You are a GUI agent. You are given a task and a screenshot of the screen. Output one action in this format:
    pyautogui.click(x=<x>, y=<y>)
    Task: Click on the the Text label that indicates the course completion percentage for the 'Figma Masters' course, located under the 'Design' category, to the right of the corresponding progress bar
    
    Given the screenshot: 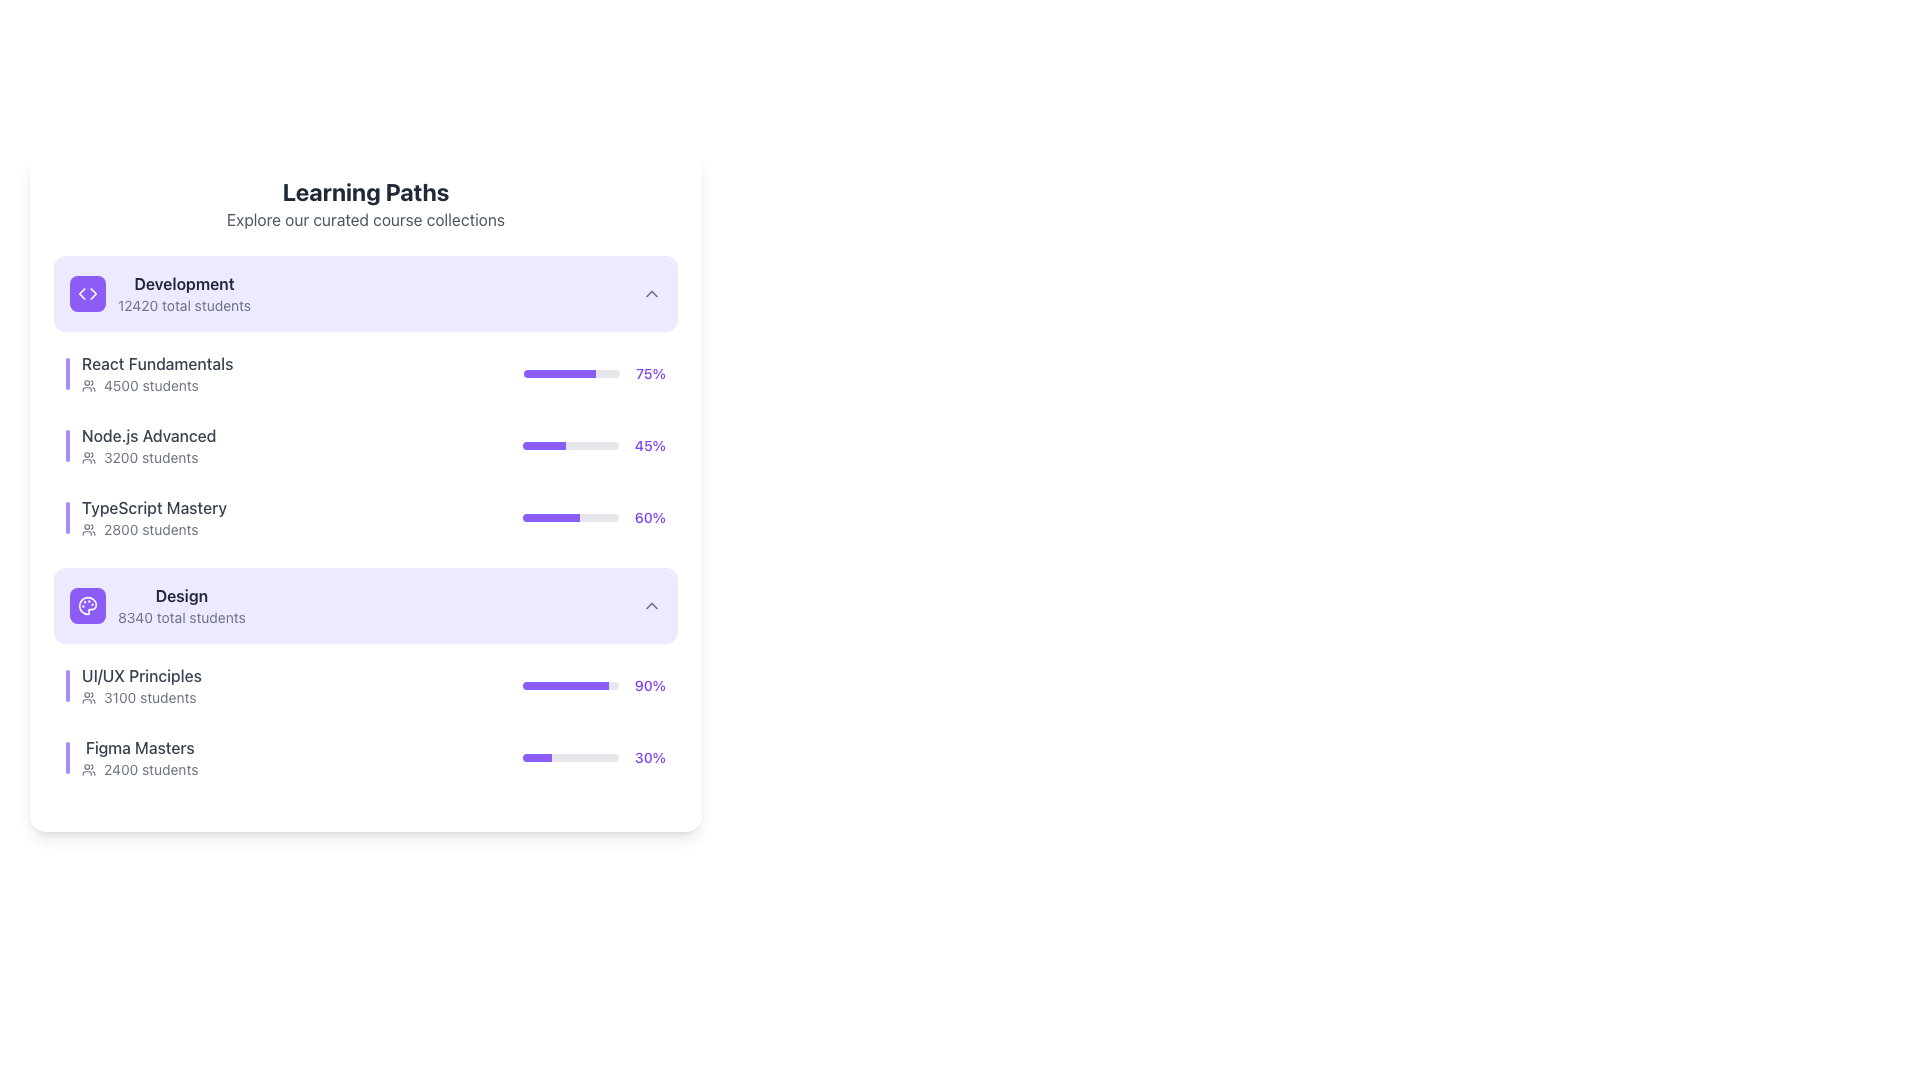 What is the action you would take?
    pyautogui.click(x=650, y=758)
    